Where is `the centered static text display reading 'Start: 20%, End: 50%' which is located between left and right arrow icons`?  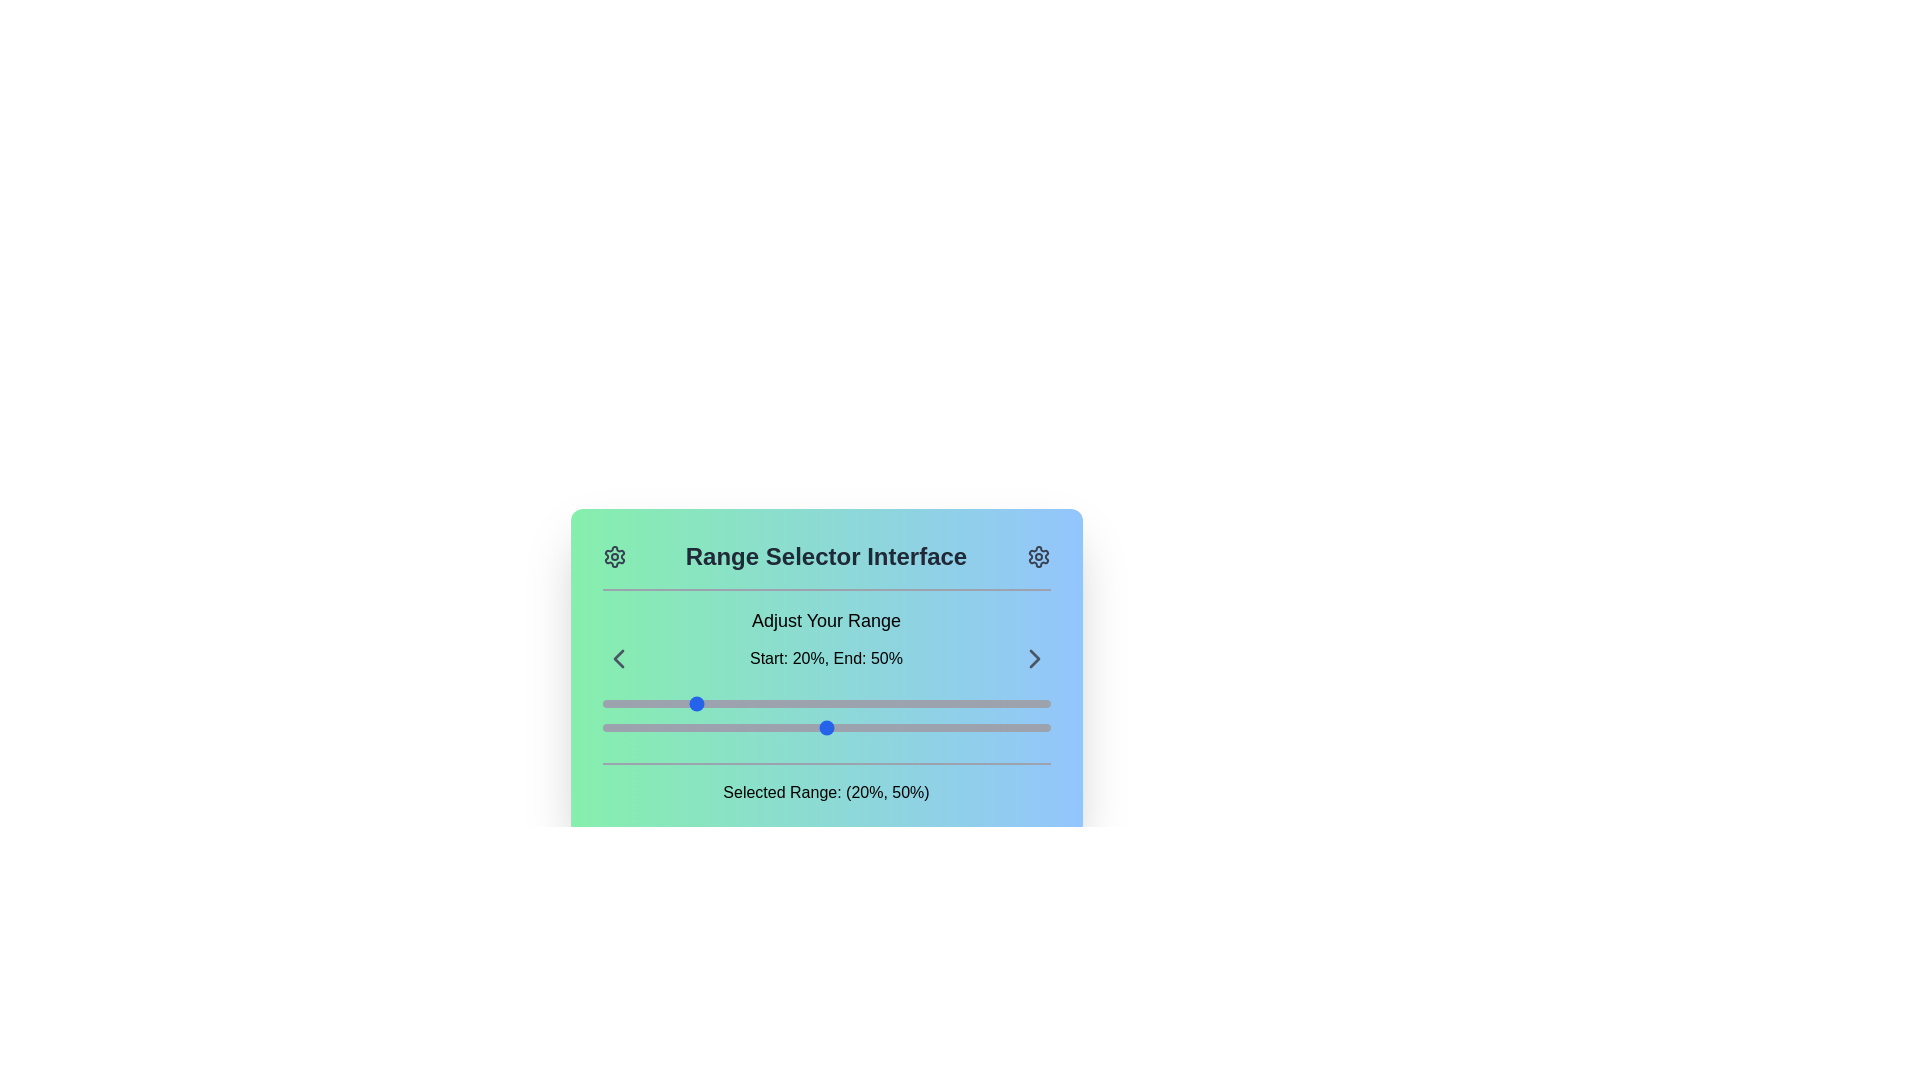
the centered static text display reading 'Start: 20%, End: 50%' which is located between left and right arrow icons is located at coordinates (826, 659).